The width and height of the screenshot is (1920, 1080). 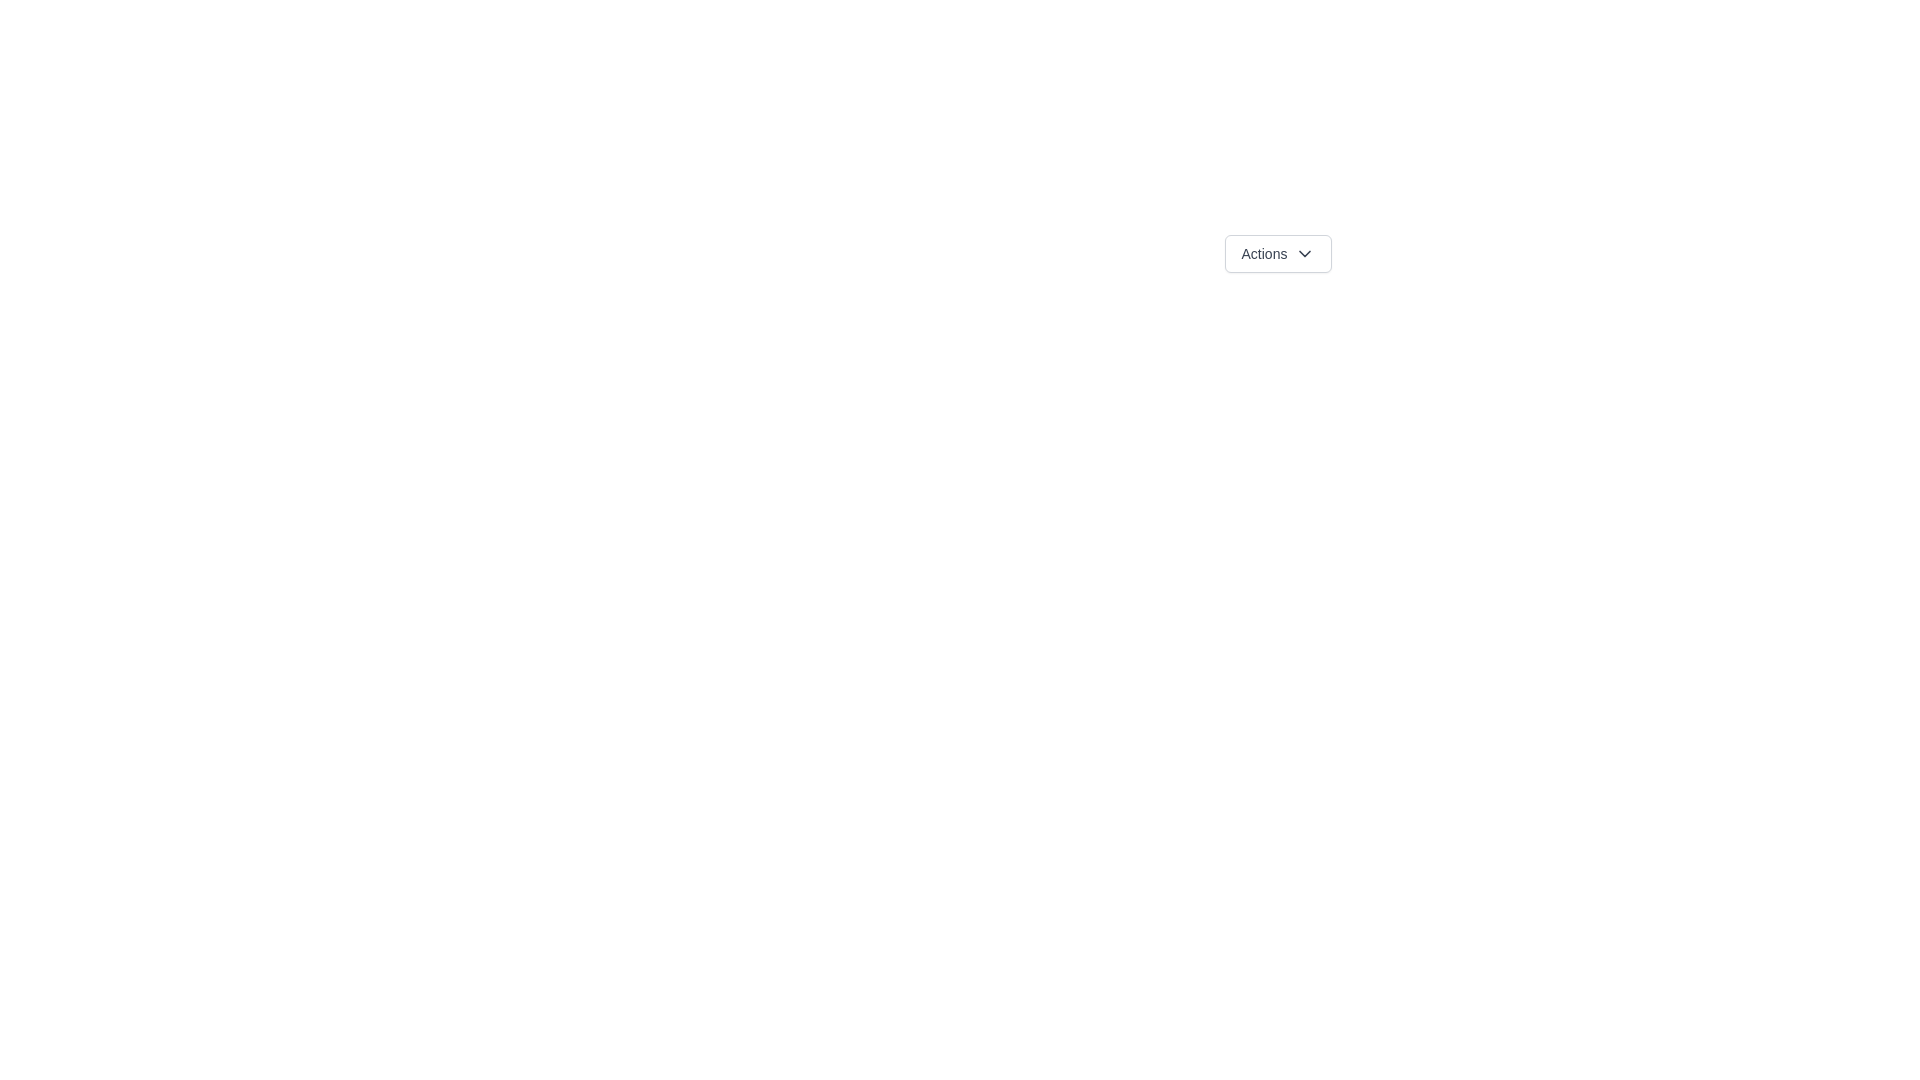 I want to click on the dropdown button located in the upper-right area of the page, so click(x=1277, y=253).